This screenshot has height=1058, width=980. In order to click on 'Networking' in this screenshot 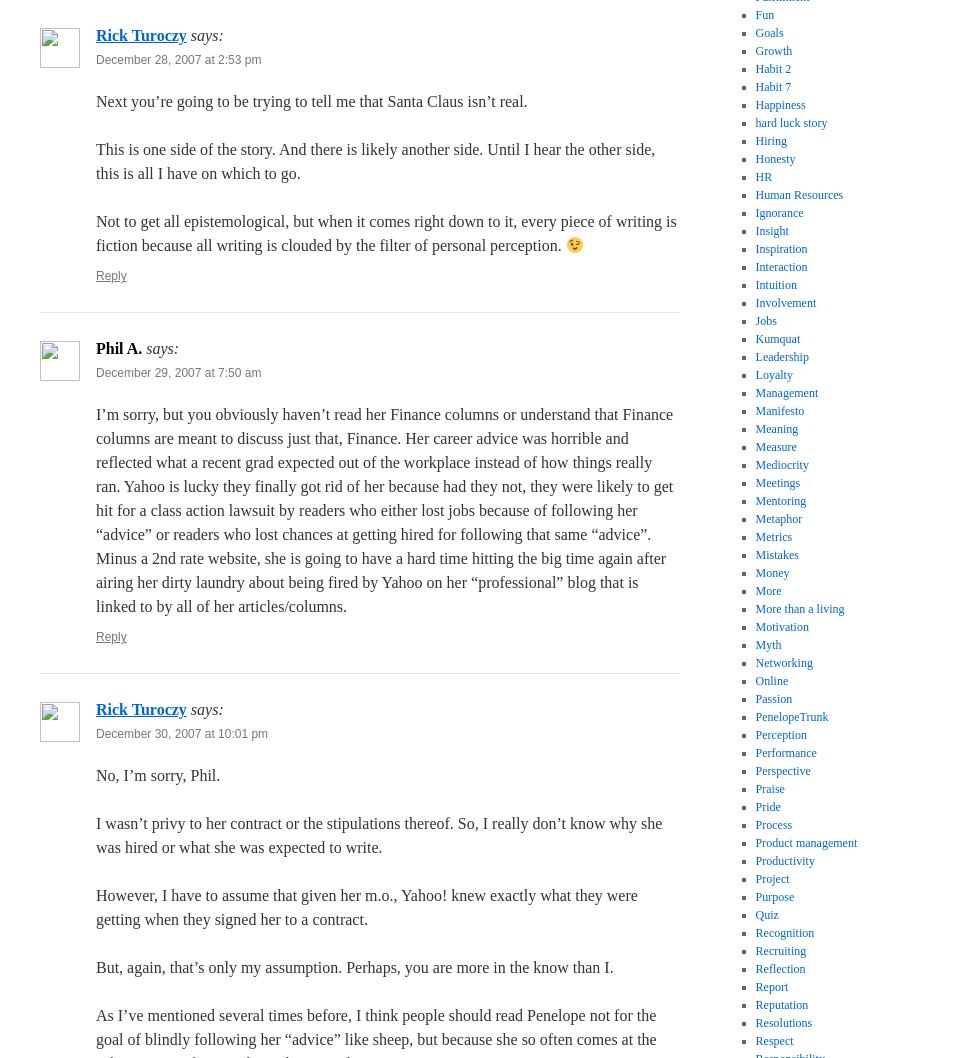, I will do `click(783, 662)`.